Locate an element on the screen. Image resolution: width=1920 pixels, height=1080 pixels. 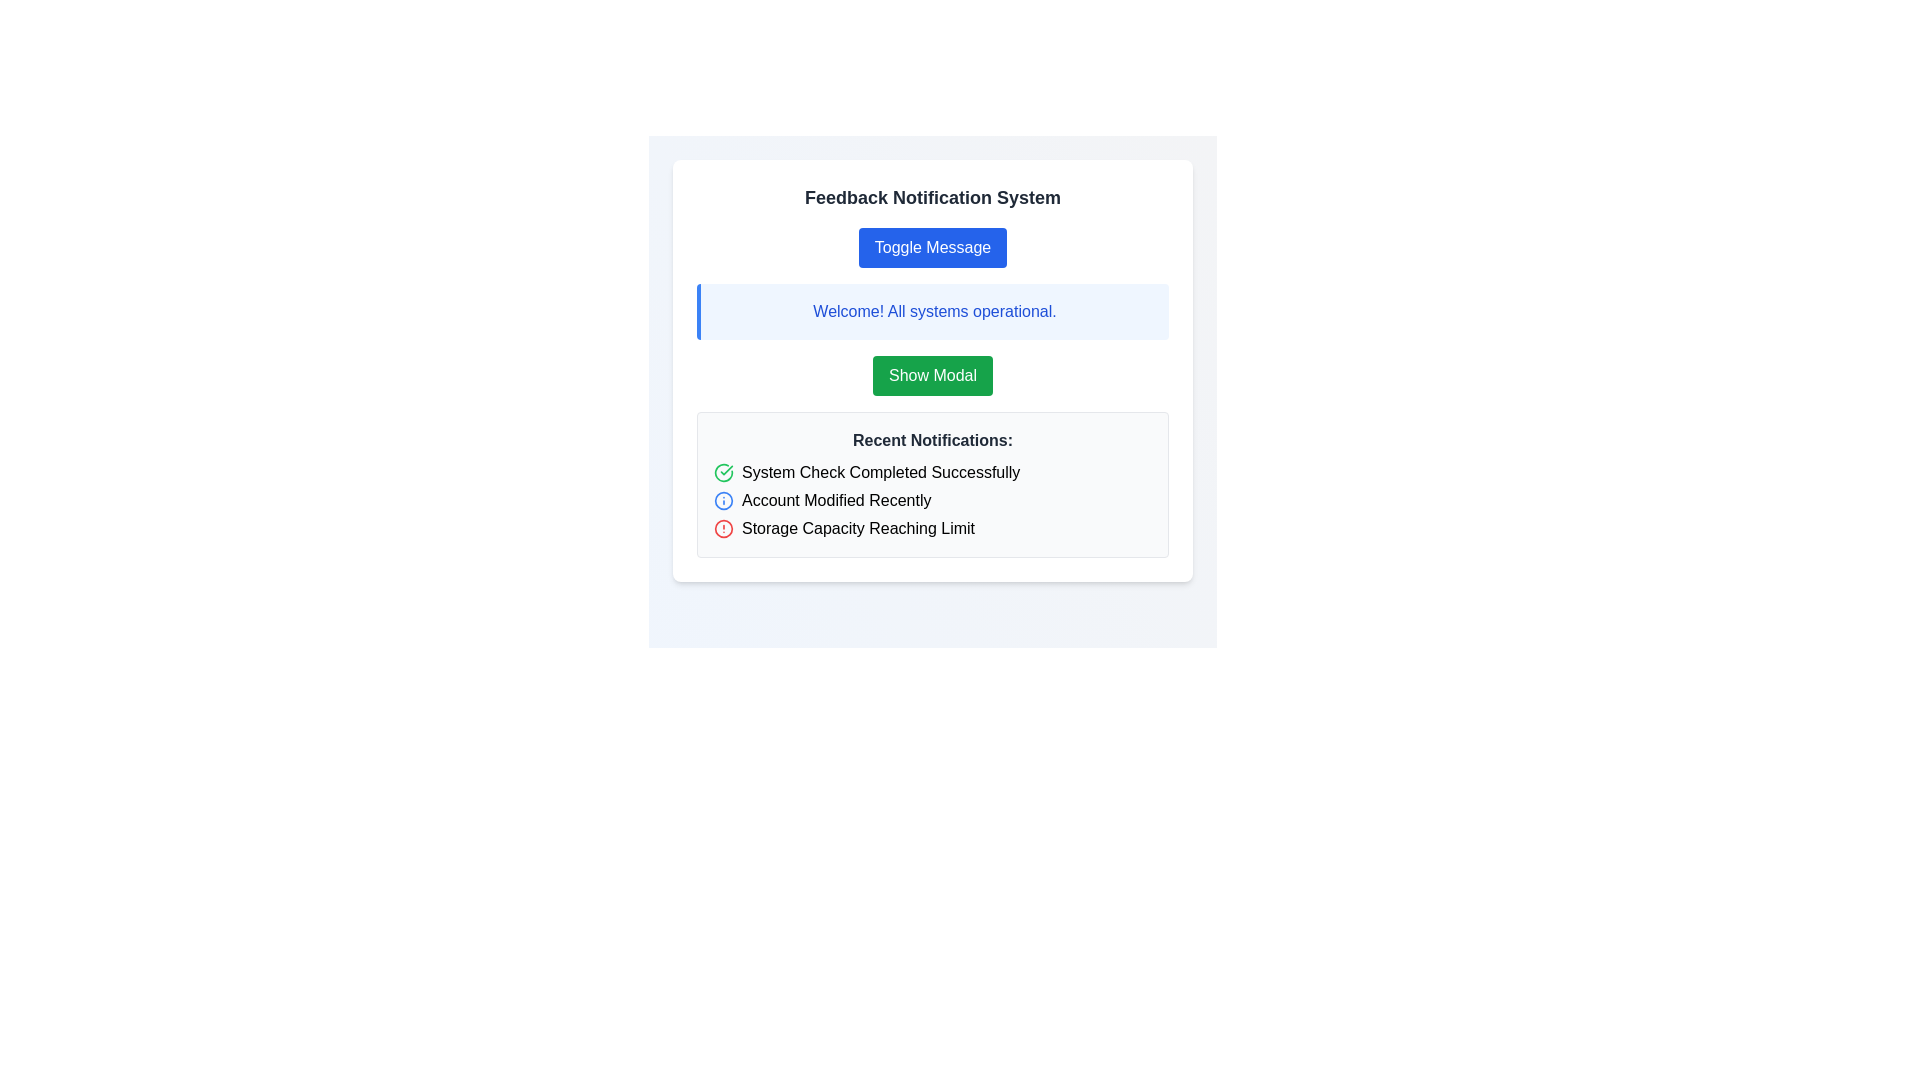
the circular SVG element that has a blue hue and a hollow interior, located to the left of the text content in the interface is located at coordinates (723, 500).